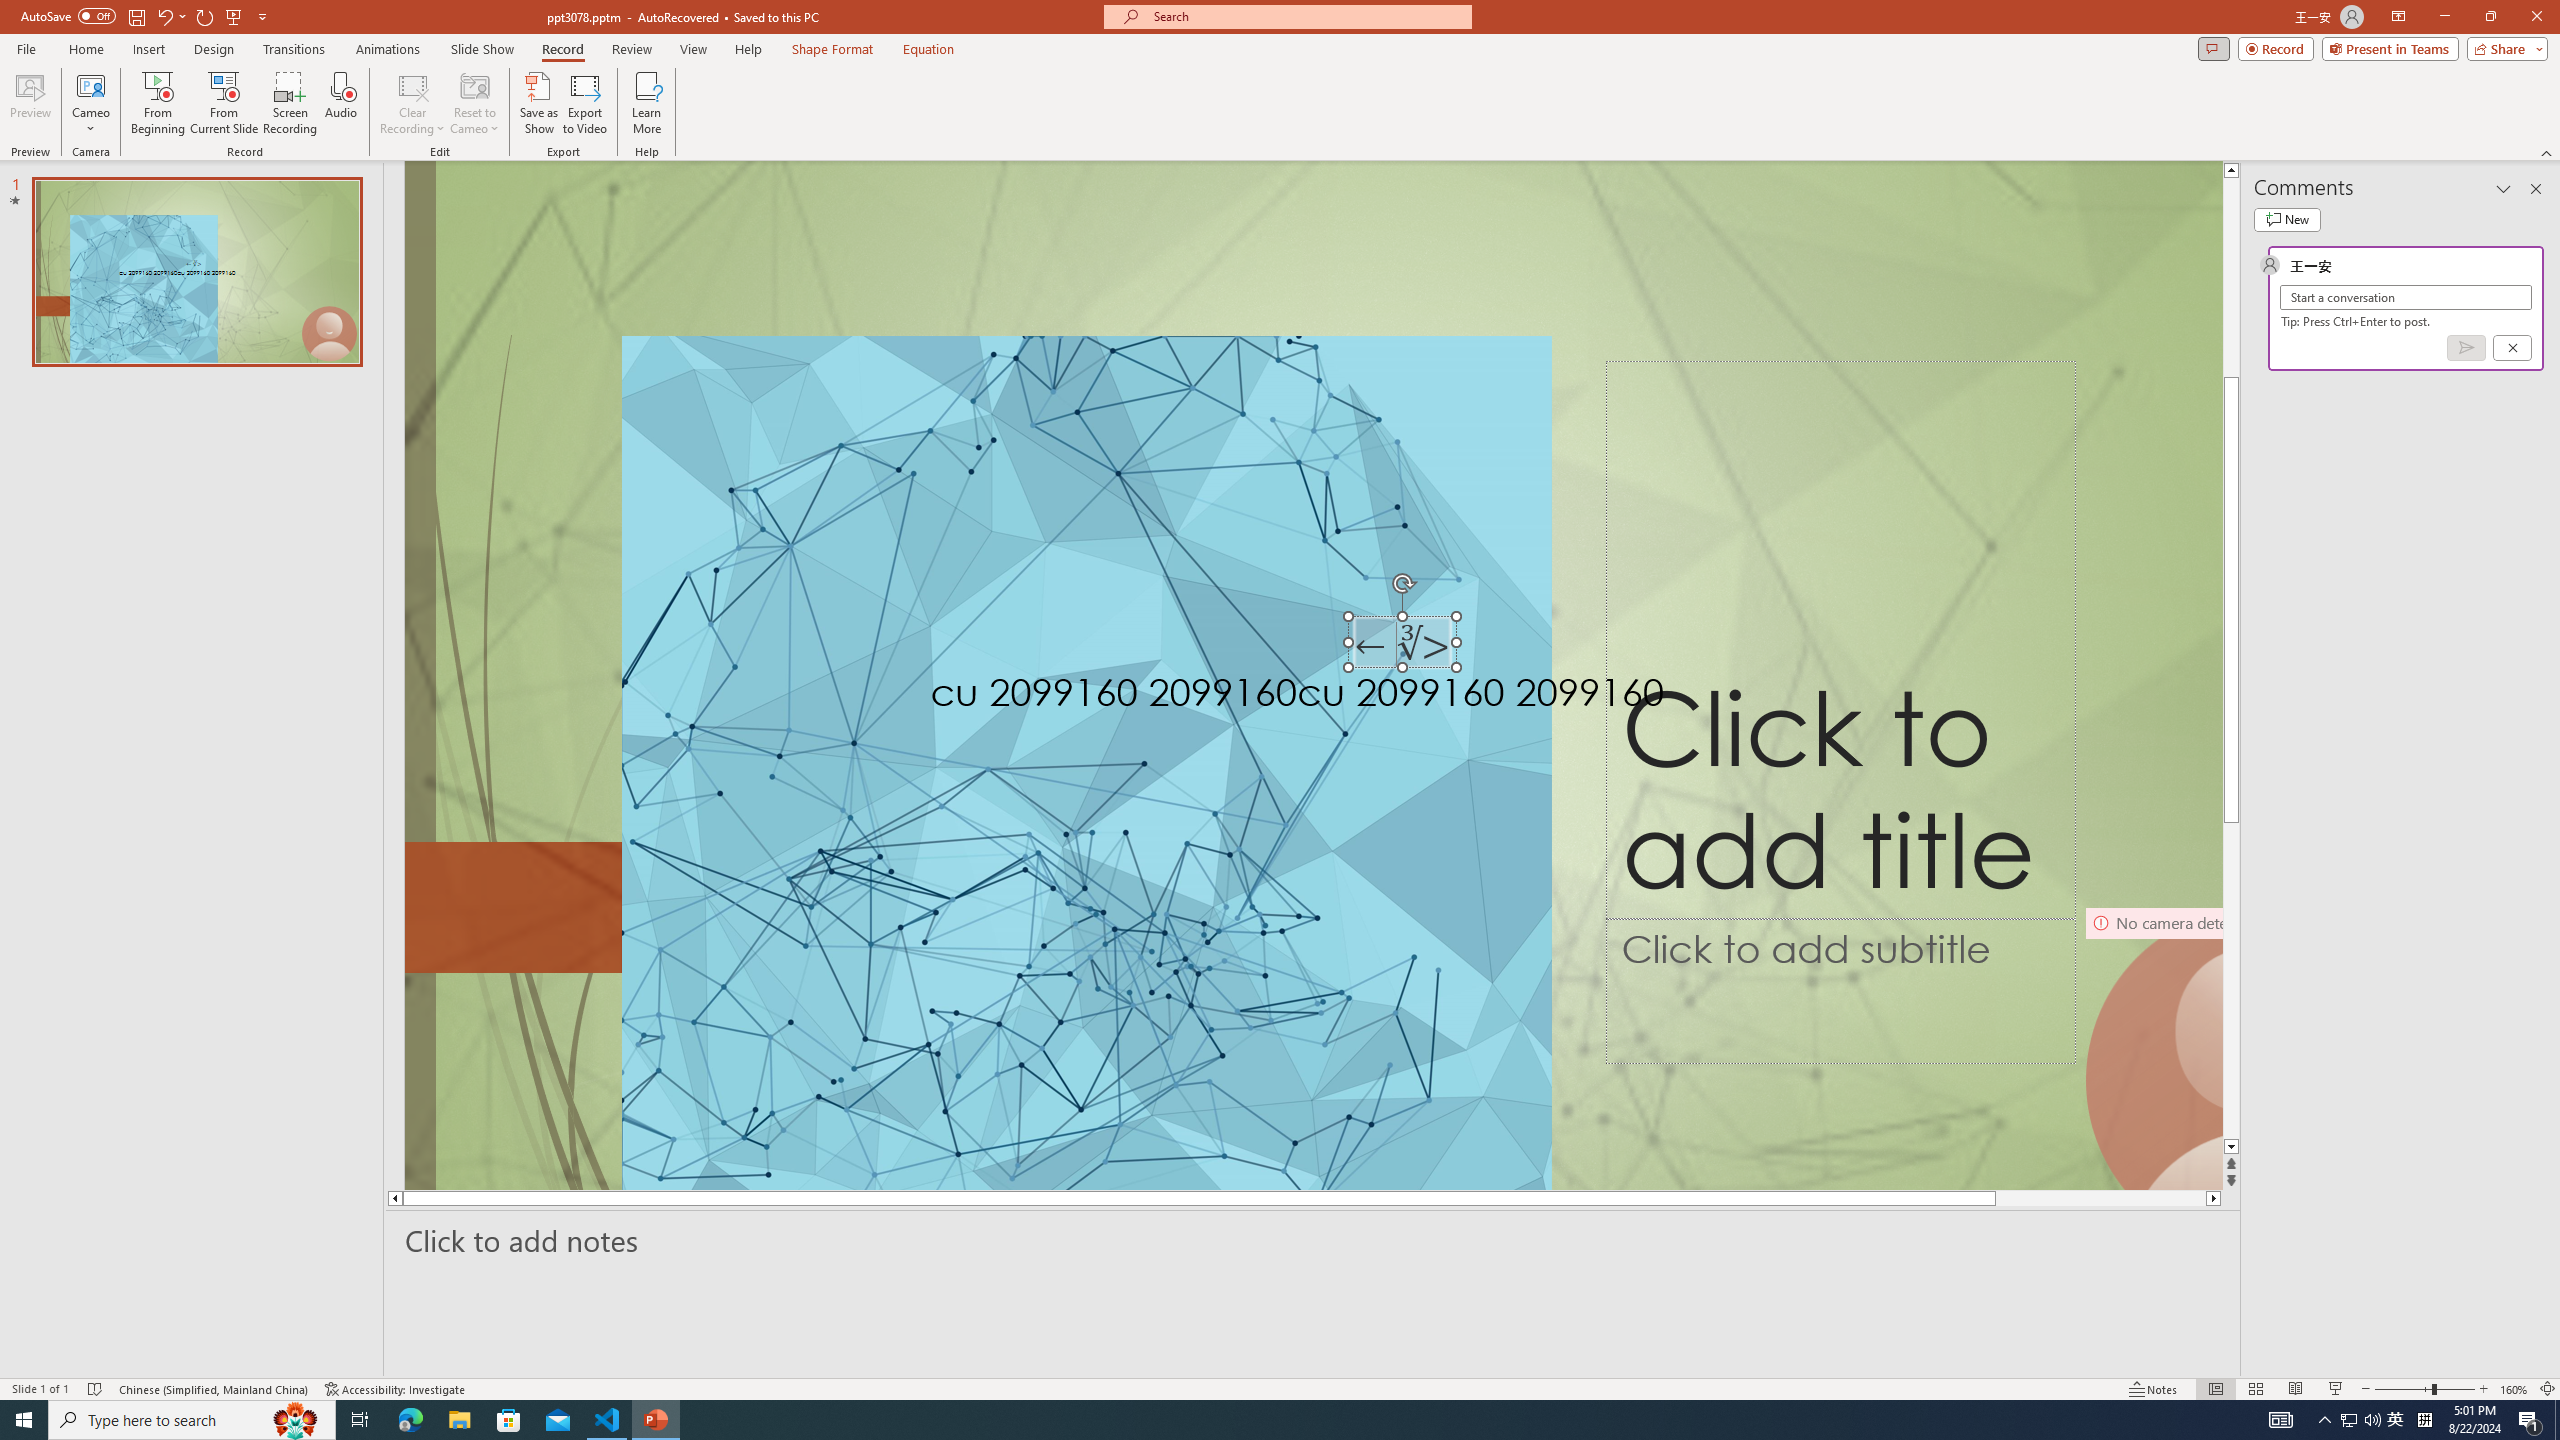 The height and width of the screenshot is (1440, 2560). I want to click on 'Post comment (Ctrl + Enter)', so click(2466, 348).